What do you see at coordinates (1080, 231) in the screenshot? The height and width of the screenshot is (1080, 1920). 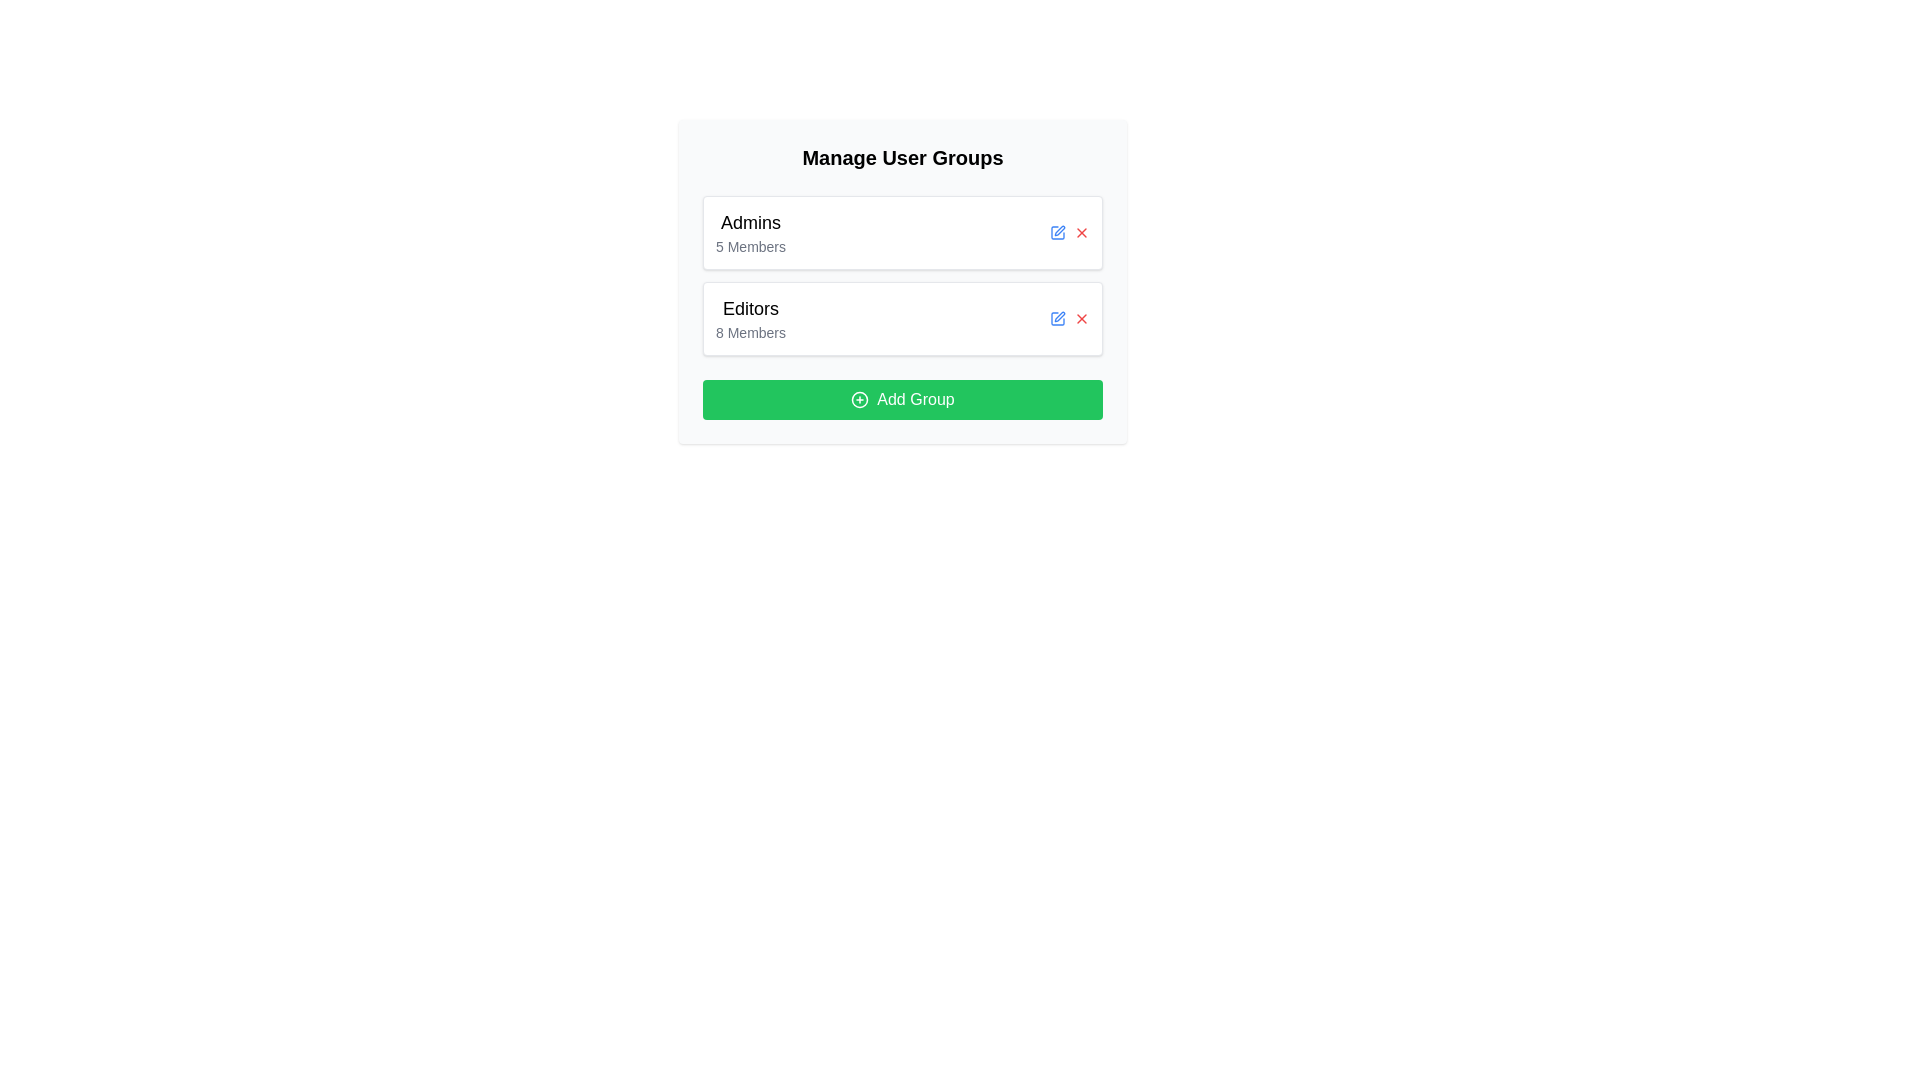 I see `the delete button located to the right of the 'Admins' text` at bounding box center [1080, 231].